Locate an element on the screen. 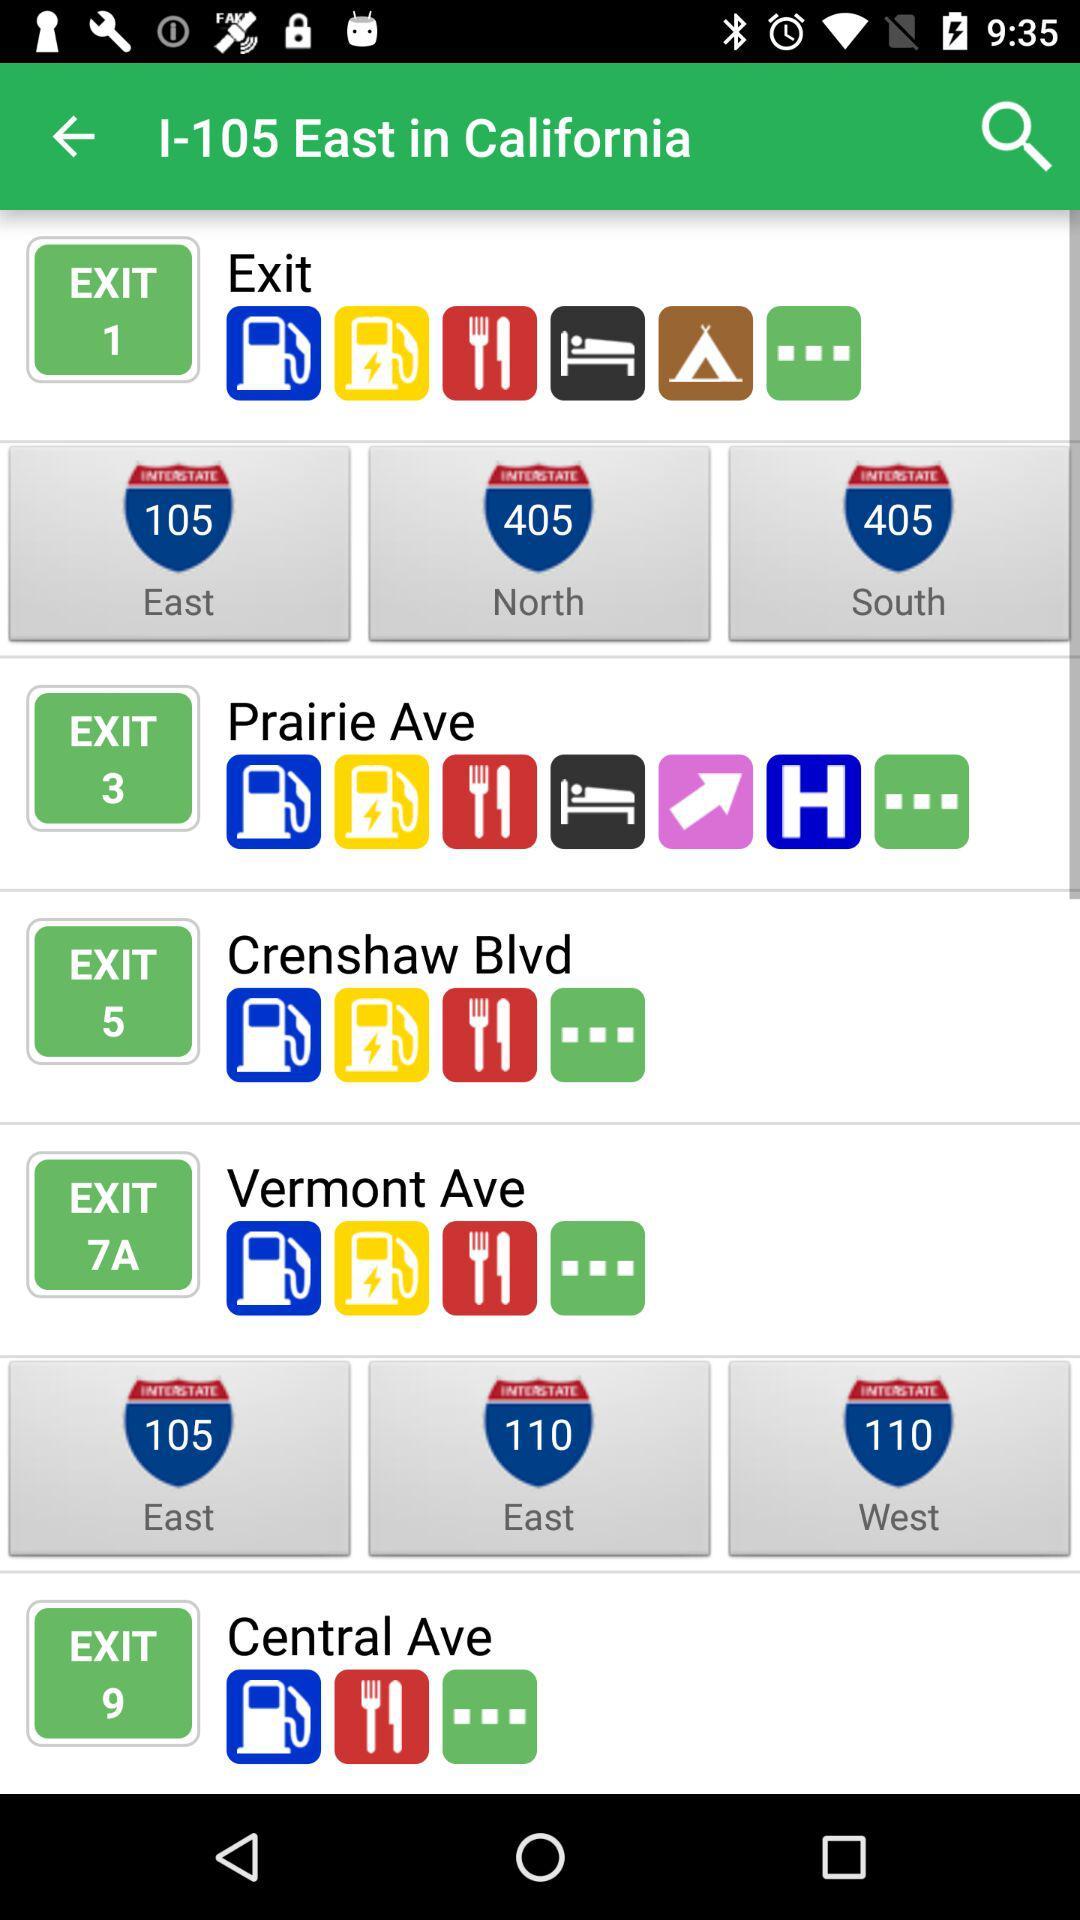  item next to exit is located at coordinates (113, 338).